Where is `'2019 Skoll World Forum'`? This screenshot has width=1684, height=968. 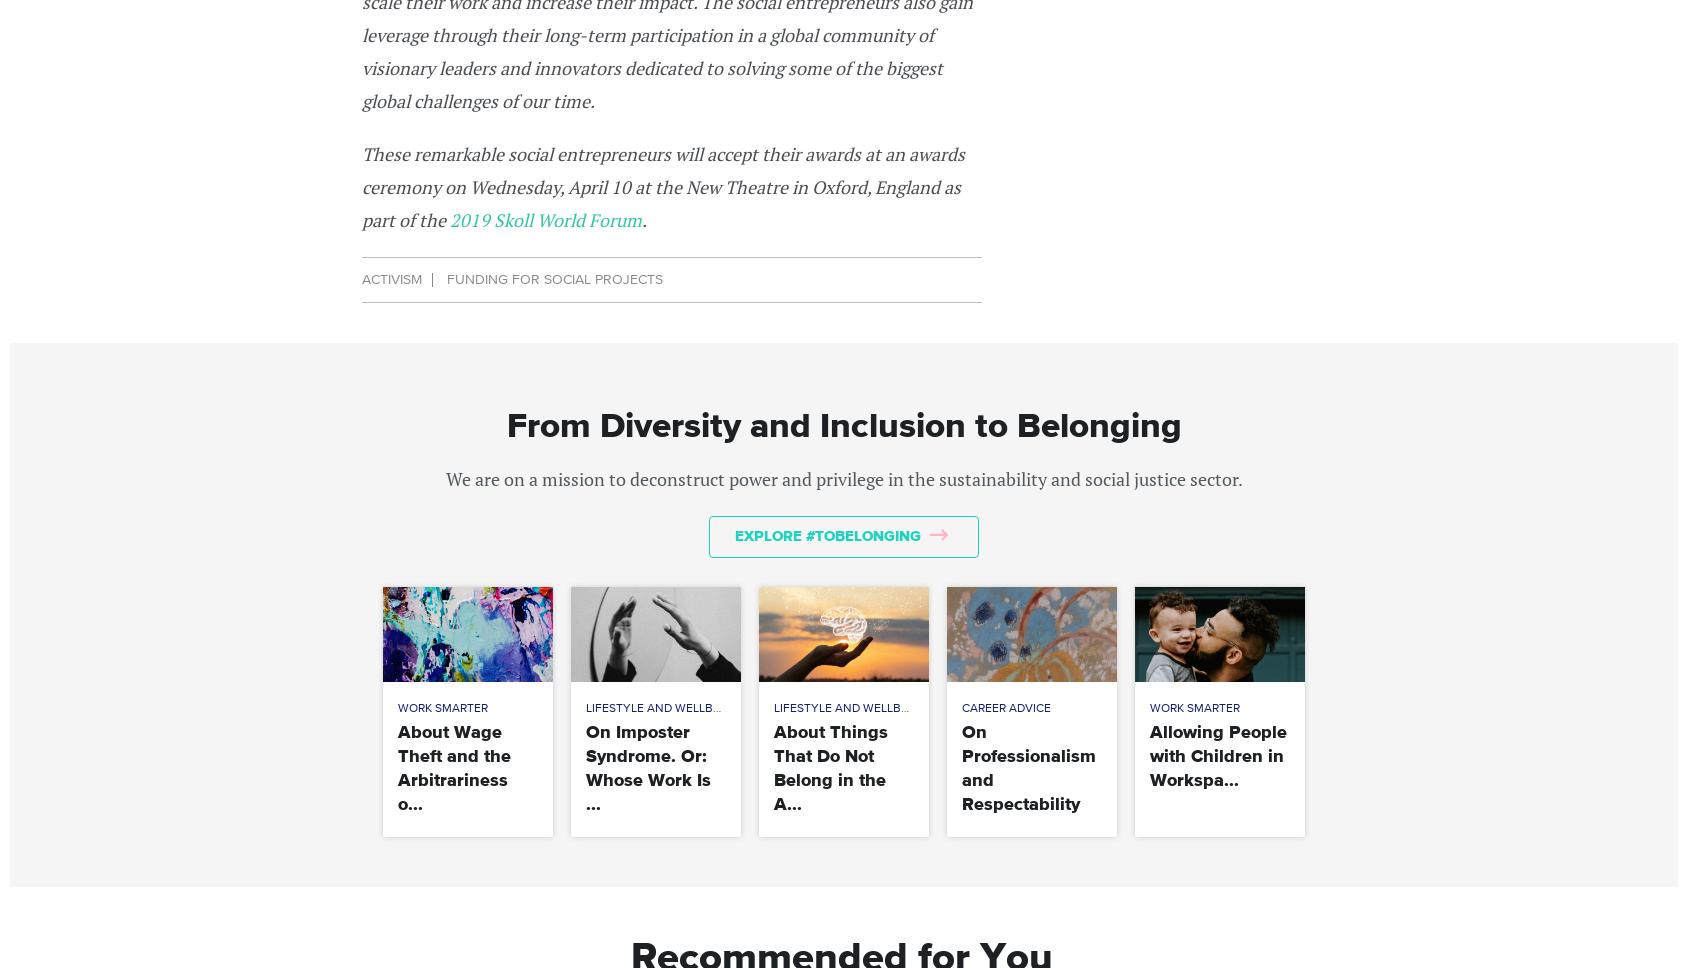
'2019 Skoll World Forum' is located at coordinates (544, 217).